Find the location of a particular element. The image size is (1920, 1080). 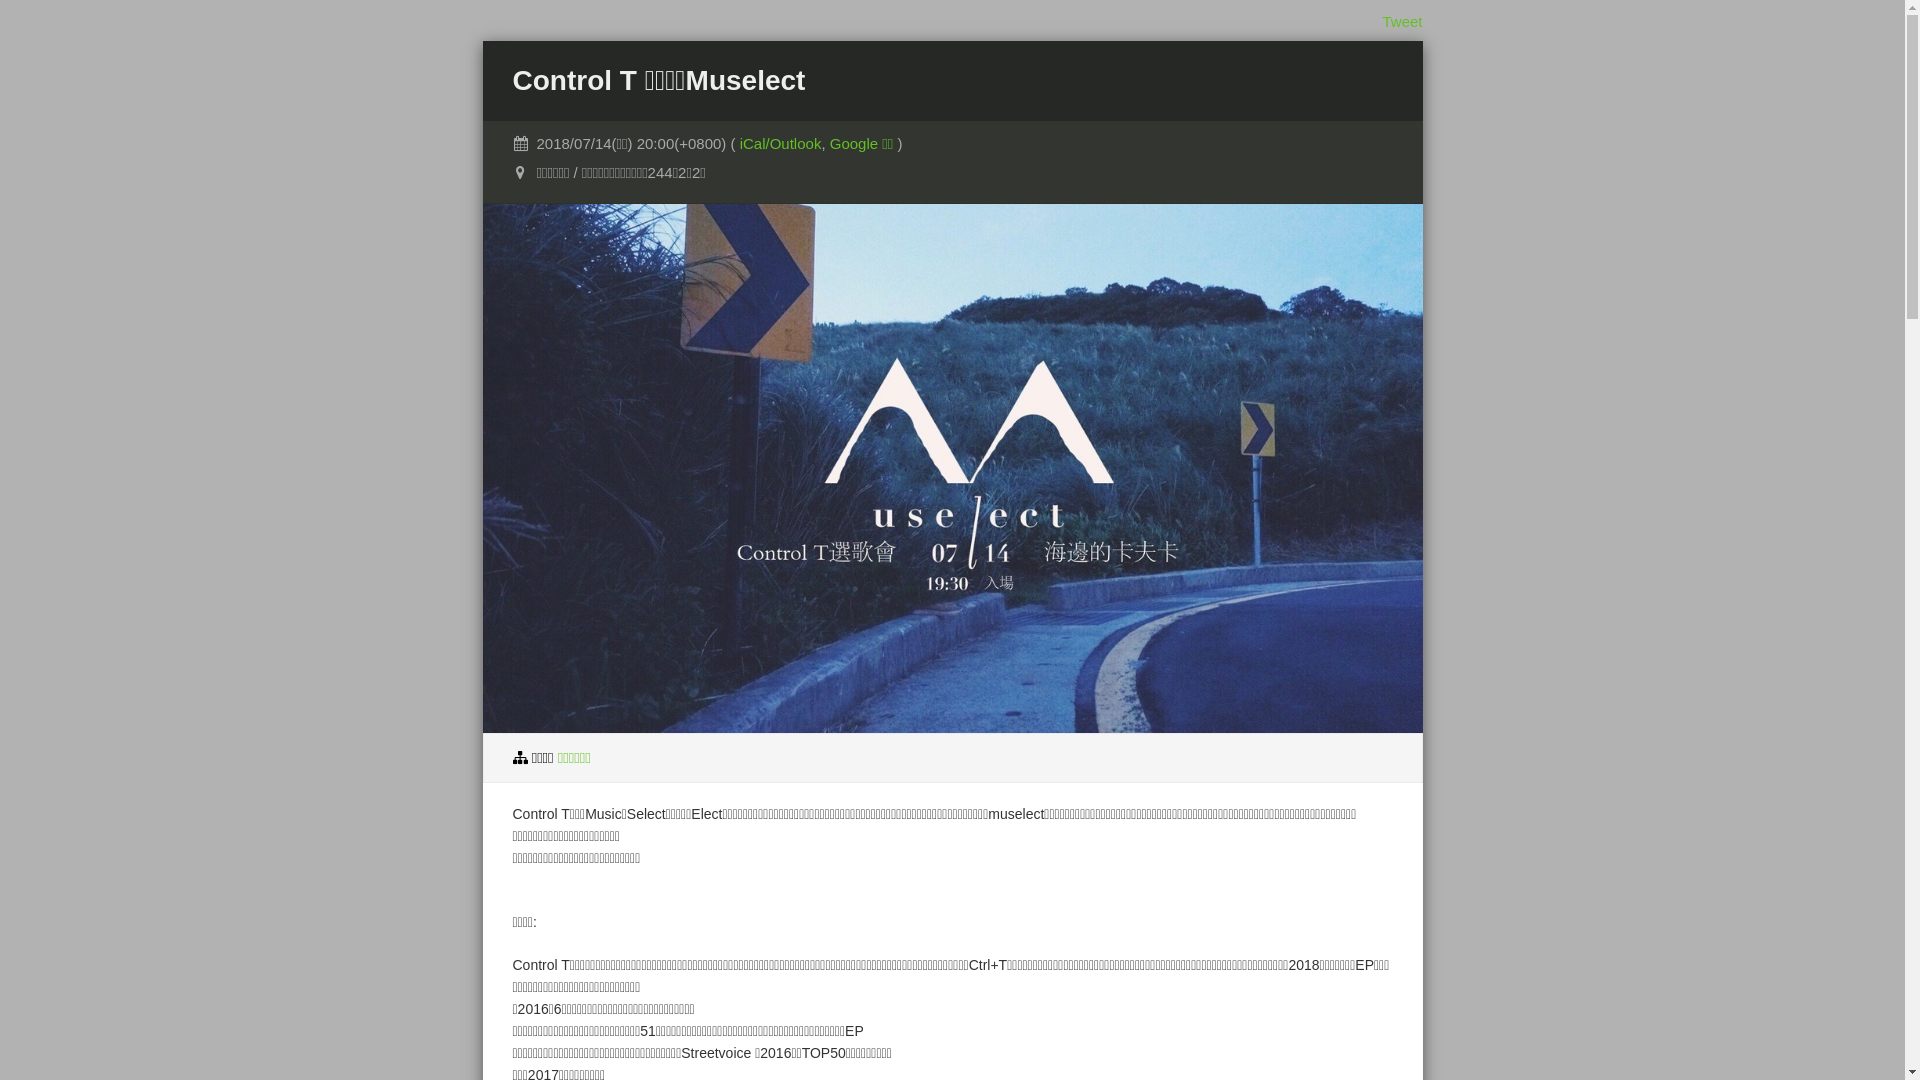

'iCal/Outlook' is located at coordinates (780, 142).